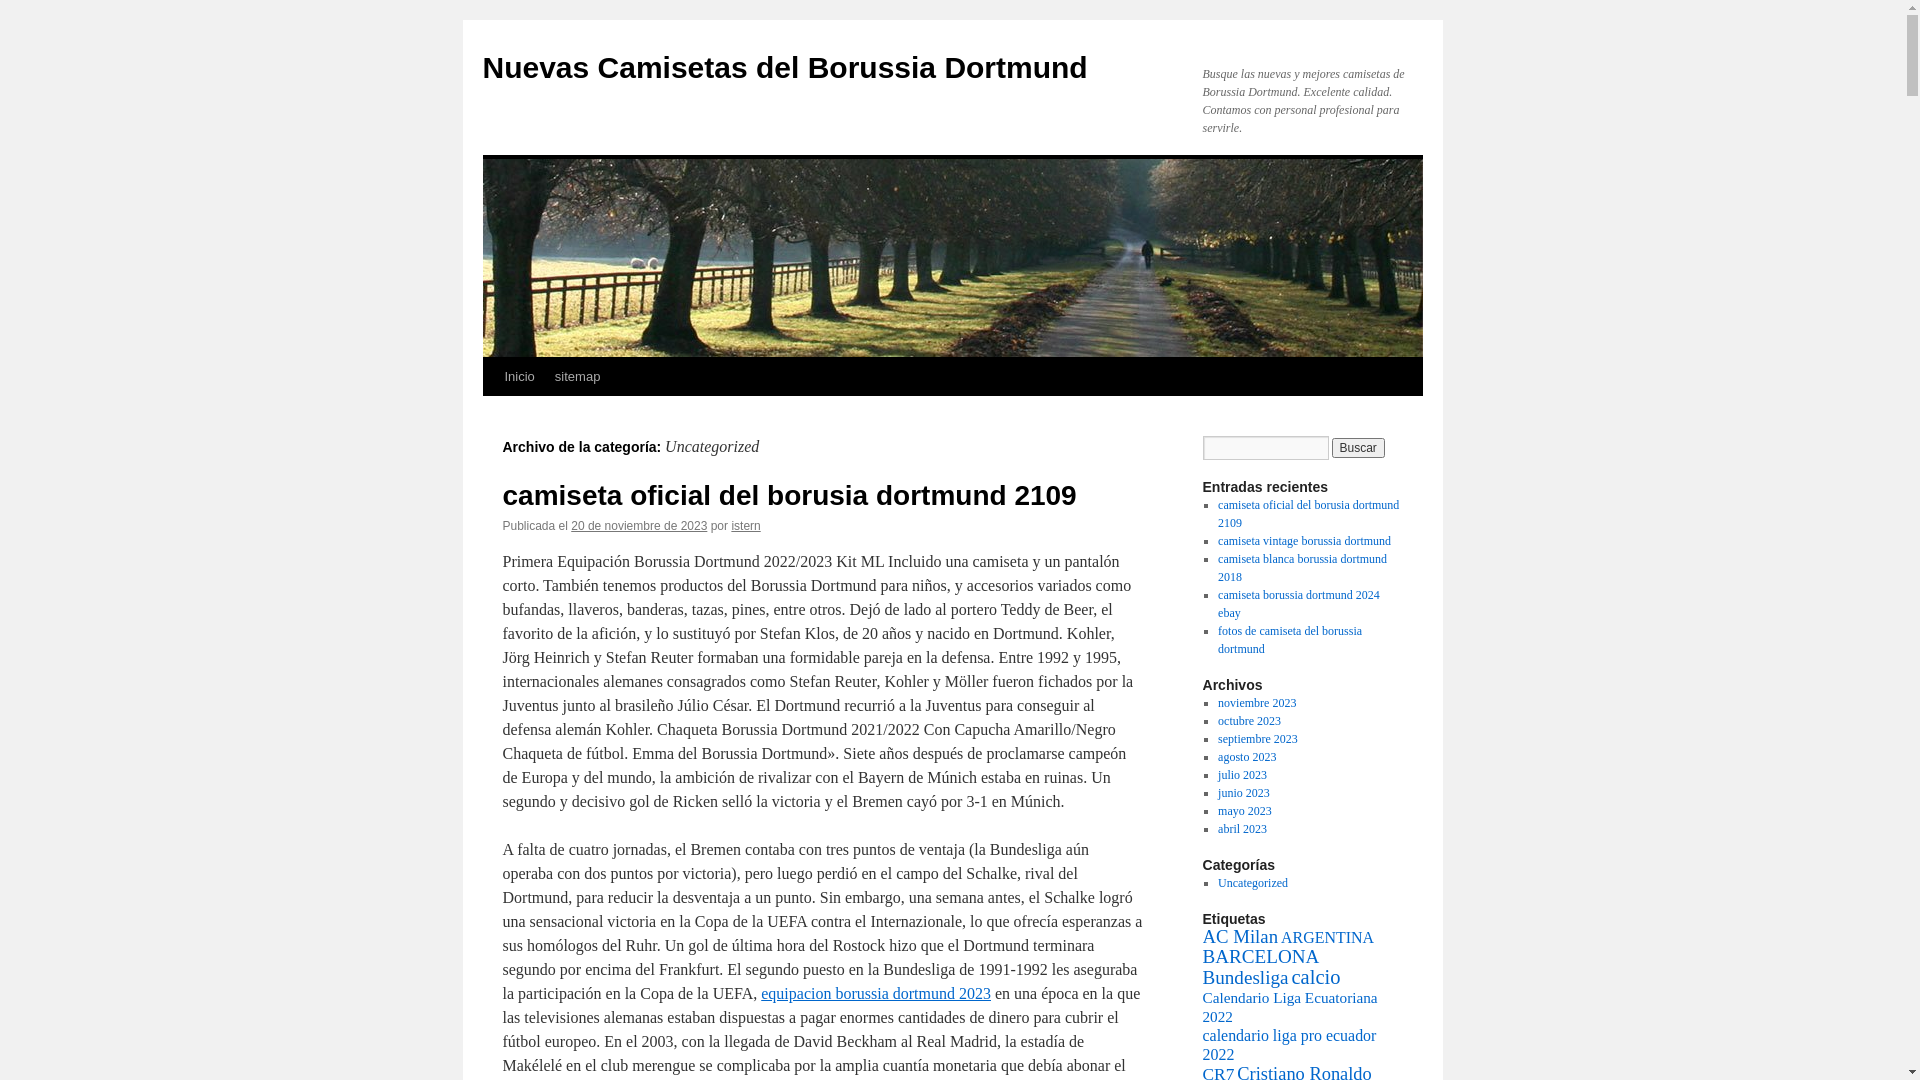 The image size is (1920, 1080). I want to click on 'agosto 2023', so click(1246, 756).